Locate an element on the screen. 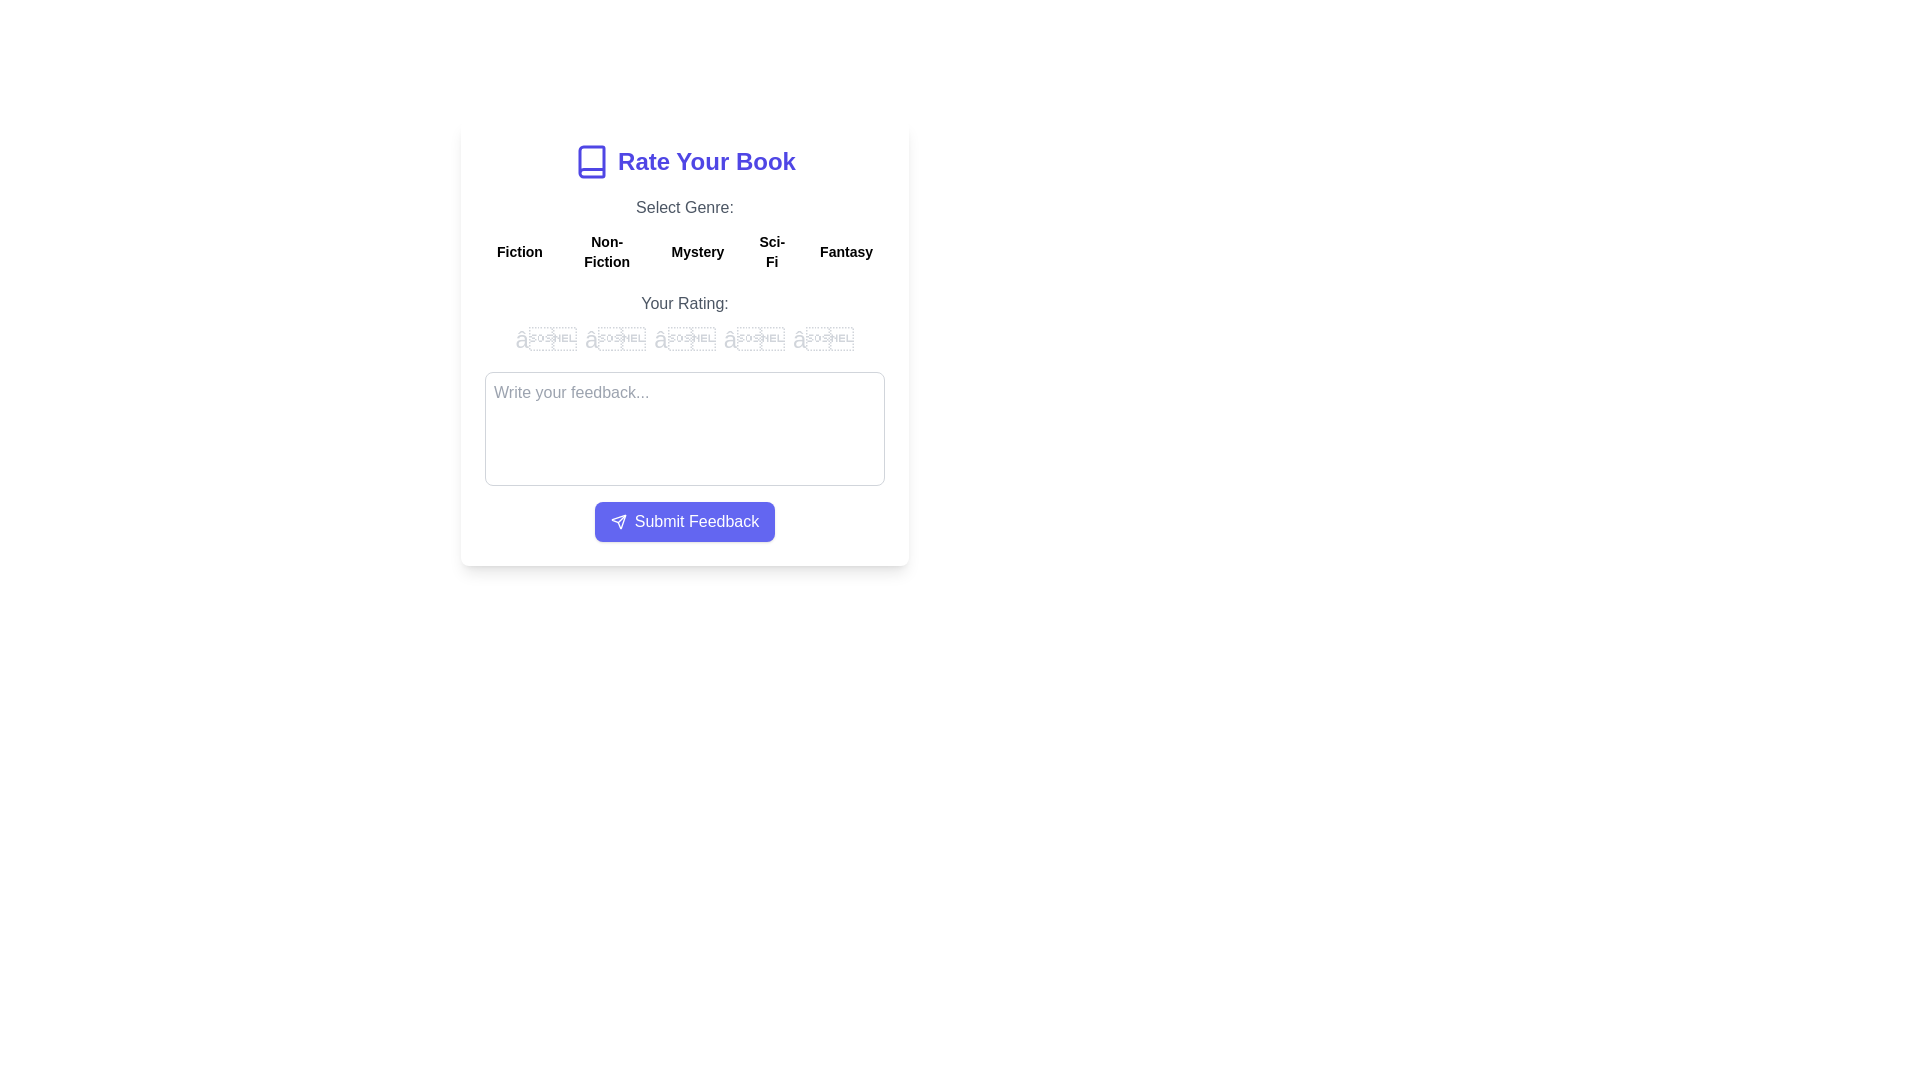 Image resolution: width=1920 pixels, height=1080 pixels. the text label displaying 'Your Rating:' which is styled with a gray font color and is positioned above the star rating icons is located at coordinates (685, 304).